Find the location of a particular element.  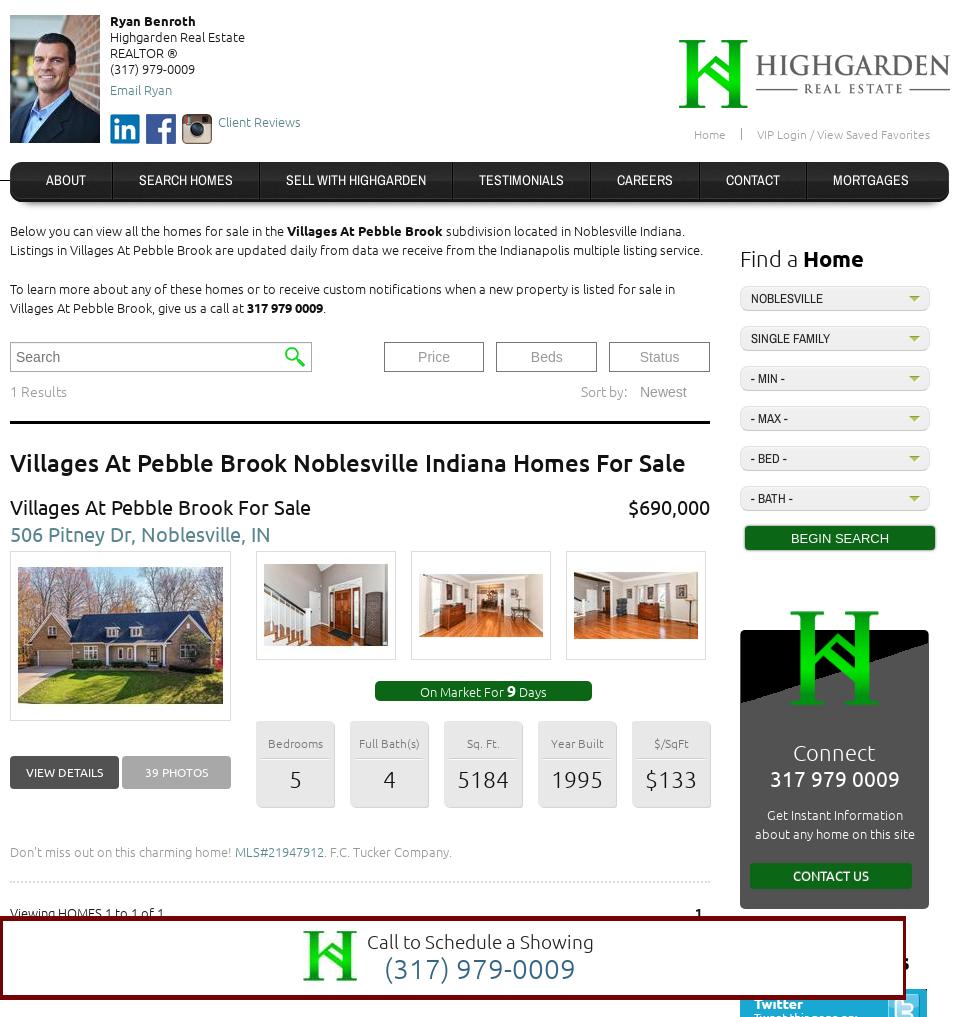

'$690,000' is located at coordinates (627, 504).